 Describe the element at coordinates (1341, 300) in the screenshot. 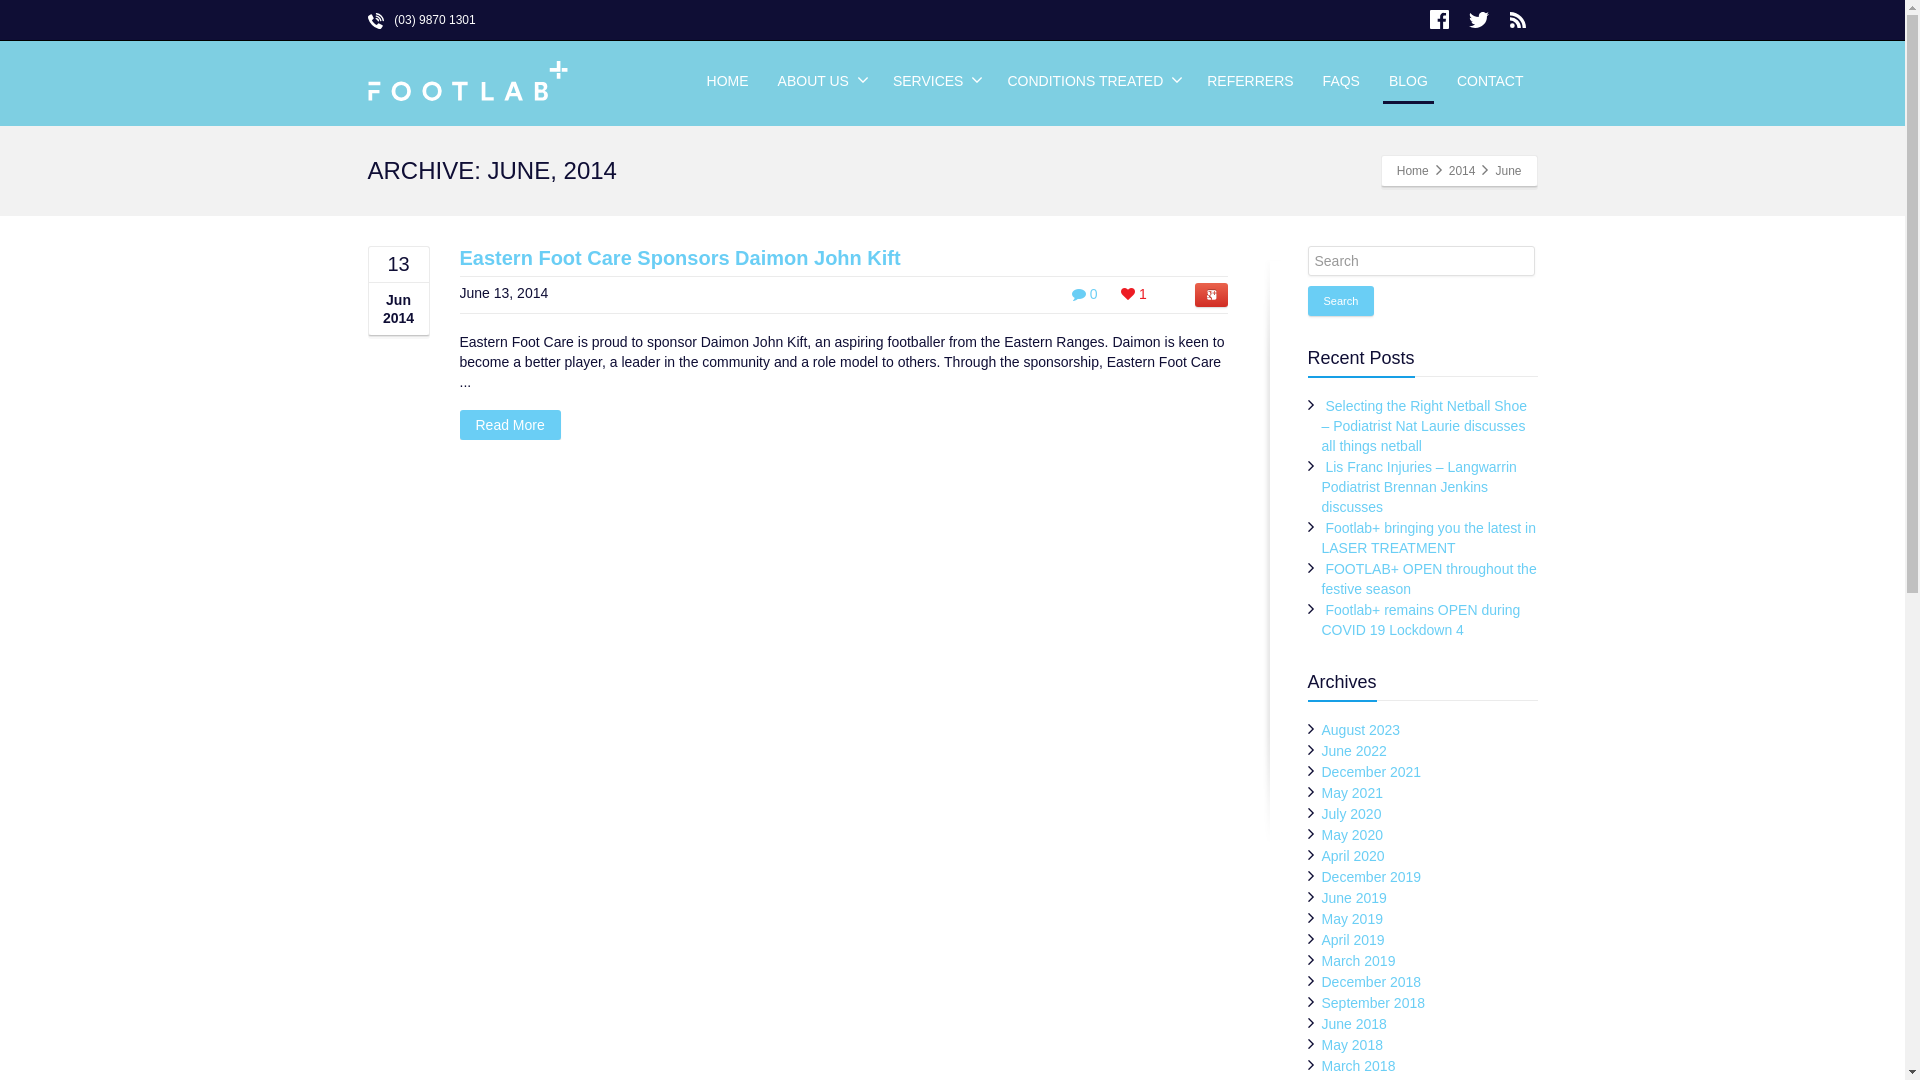

I see `'Search'` at that location.